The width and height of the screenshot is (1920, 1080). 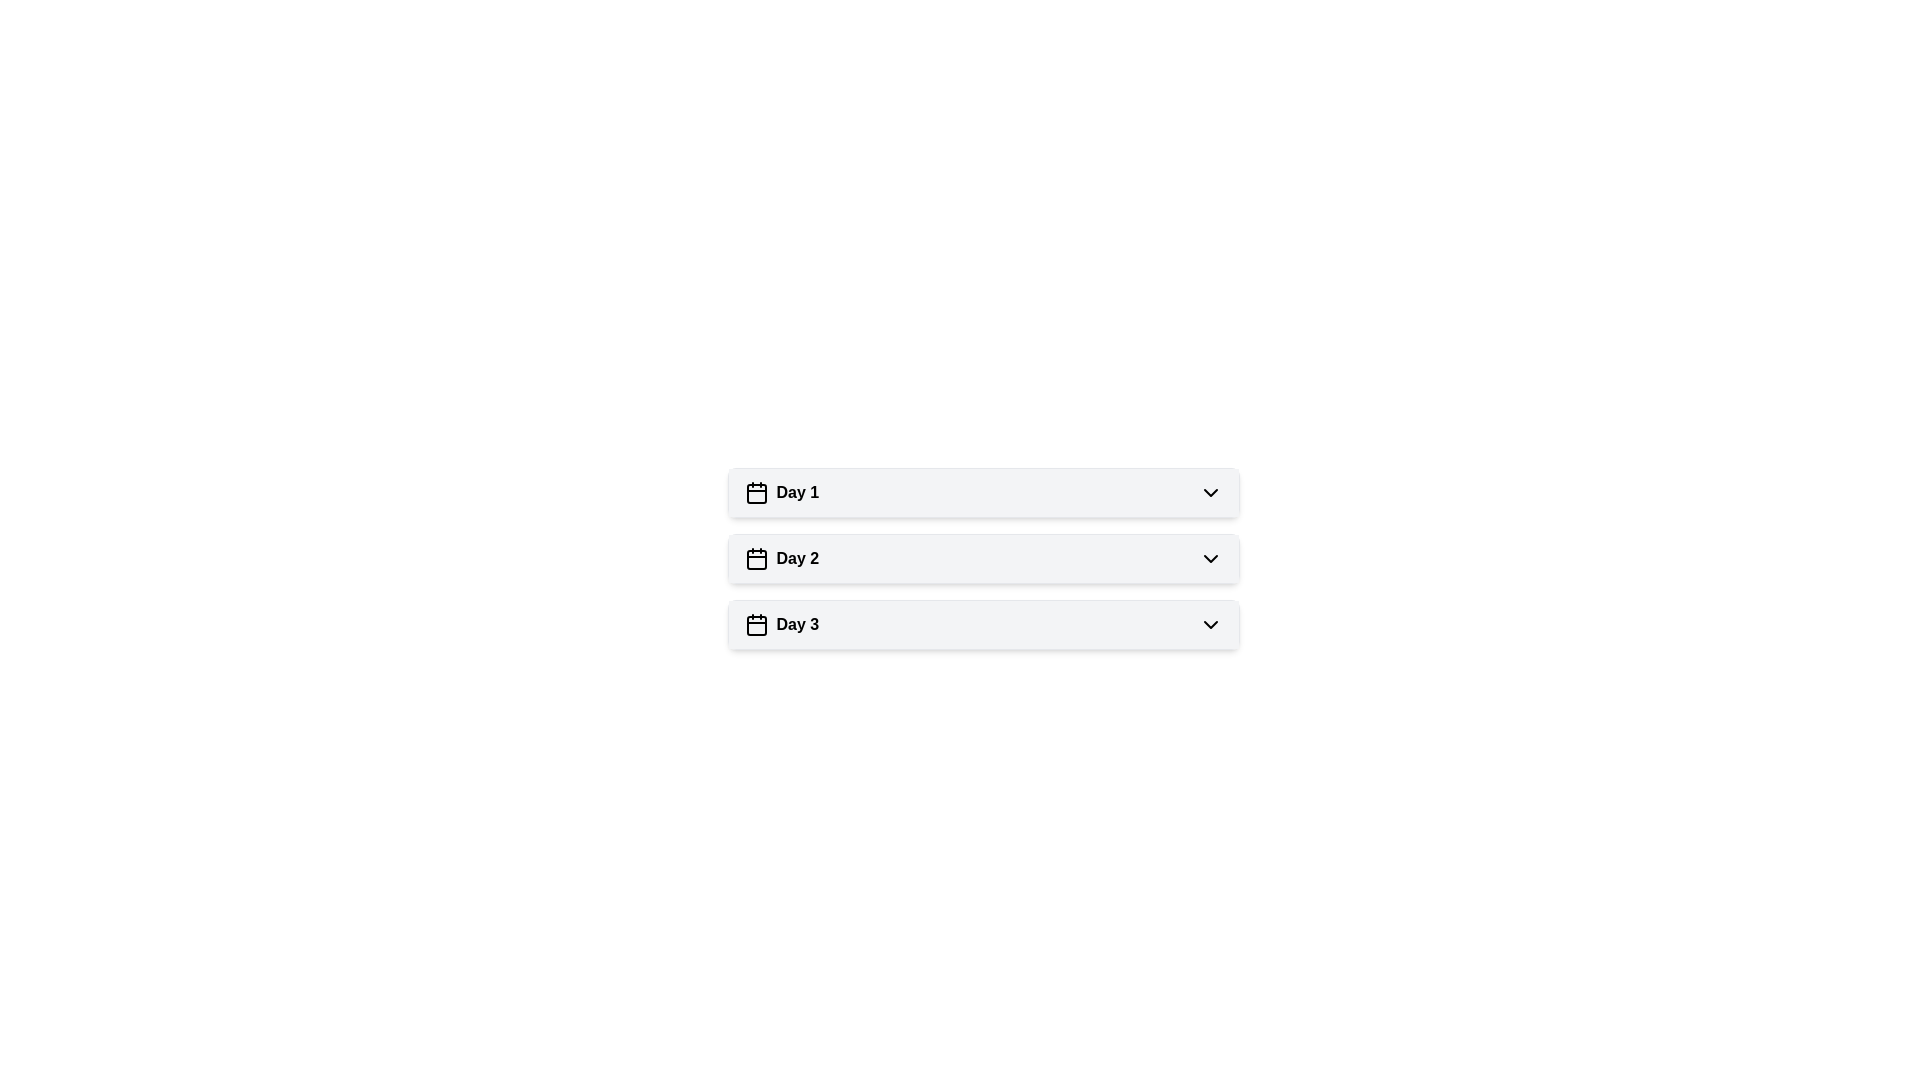 What do you see at coordinates (796, 493) in the screenshot?
I see `the non-interactive text element that indicates 'Day 1', which is part of the first row of a vertically aligned list and positioned to the right of a calendar icon` at bounding box center [796, 493].